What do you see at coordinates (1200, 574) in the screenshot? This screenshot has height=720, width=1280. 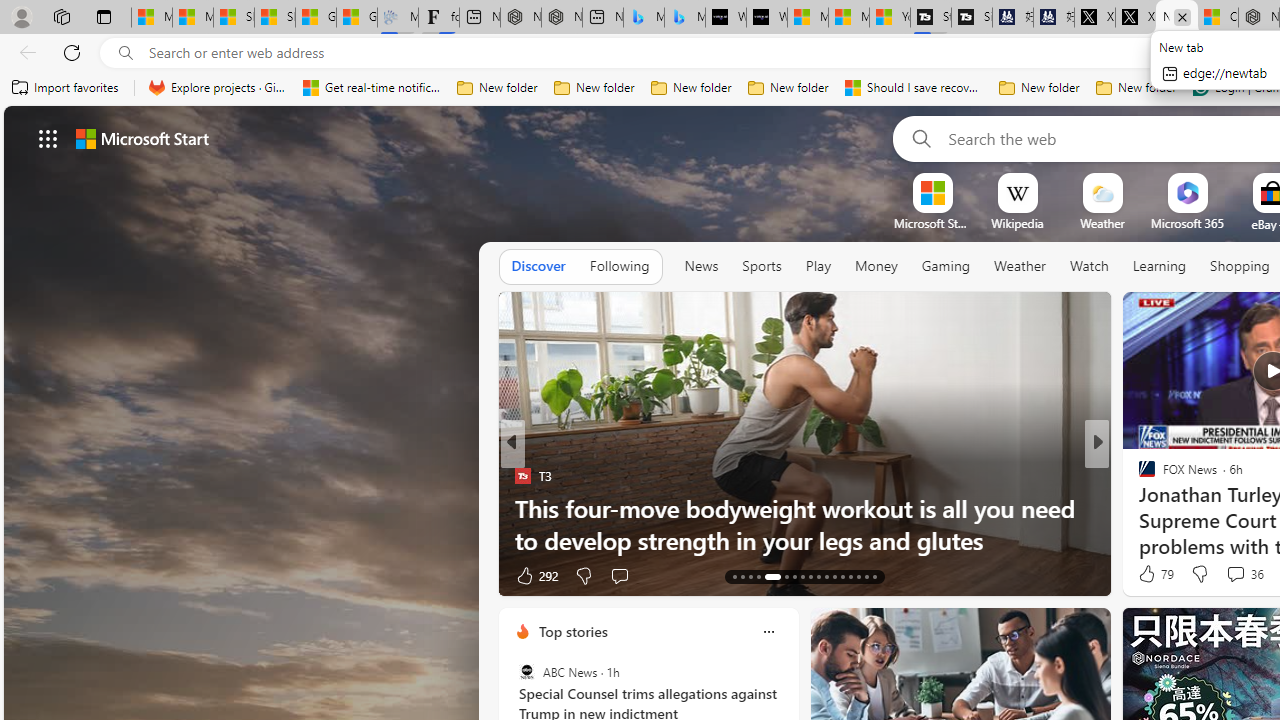 I see `'Dislike'` at bounding box center [1200, 574].